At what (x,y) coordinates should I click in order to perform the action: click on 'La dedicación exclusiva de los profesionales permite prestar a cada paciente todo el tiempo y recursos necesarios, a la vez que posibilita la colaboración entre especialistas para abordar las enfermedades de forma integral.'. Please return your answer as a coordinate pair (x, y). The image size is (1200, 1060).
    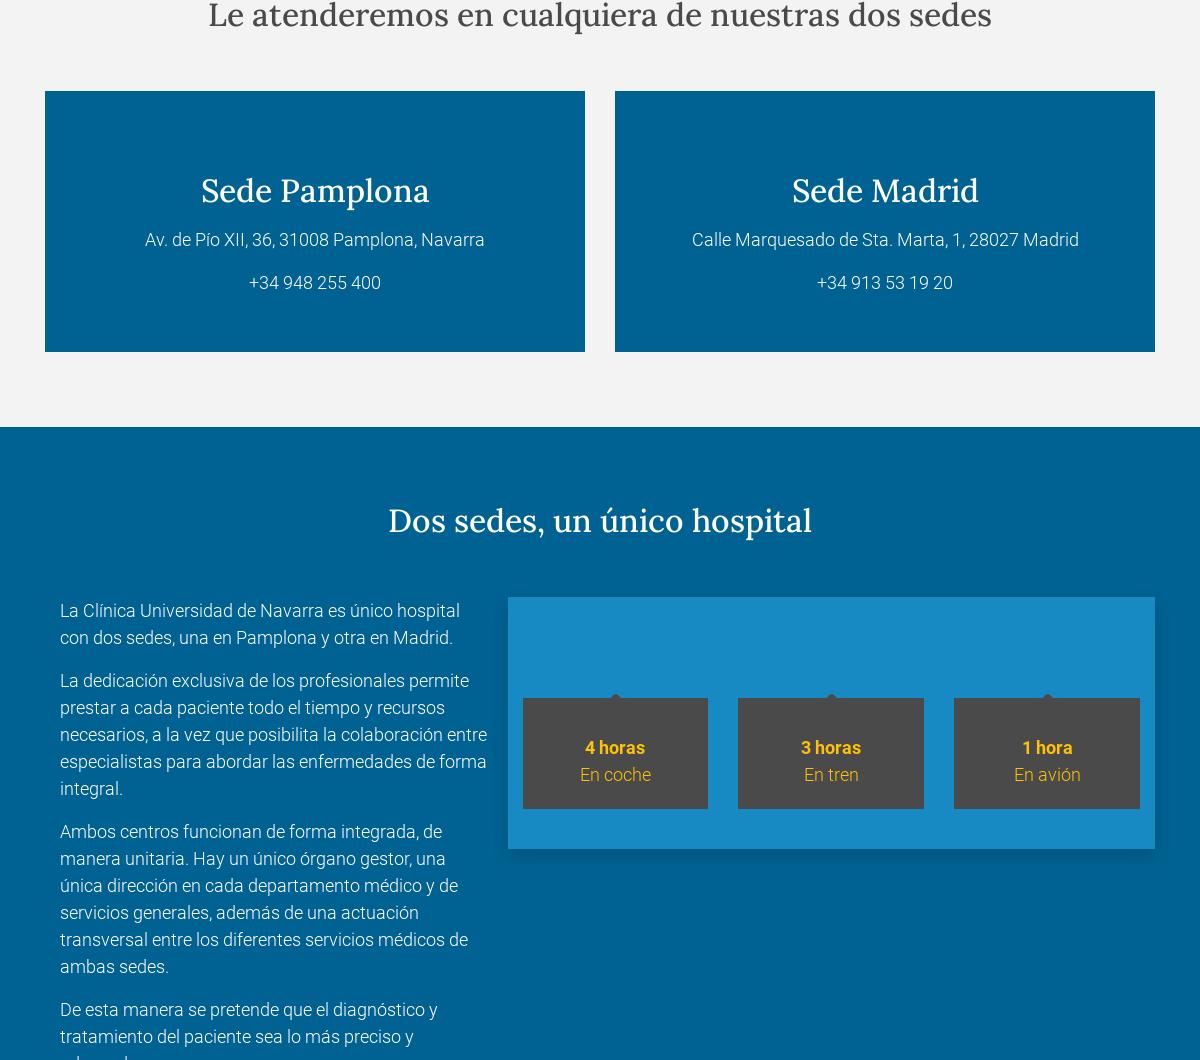
    Looking at the image, I should click on (272, 732).